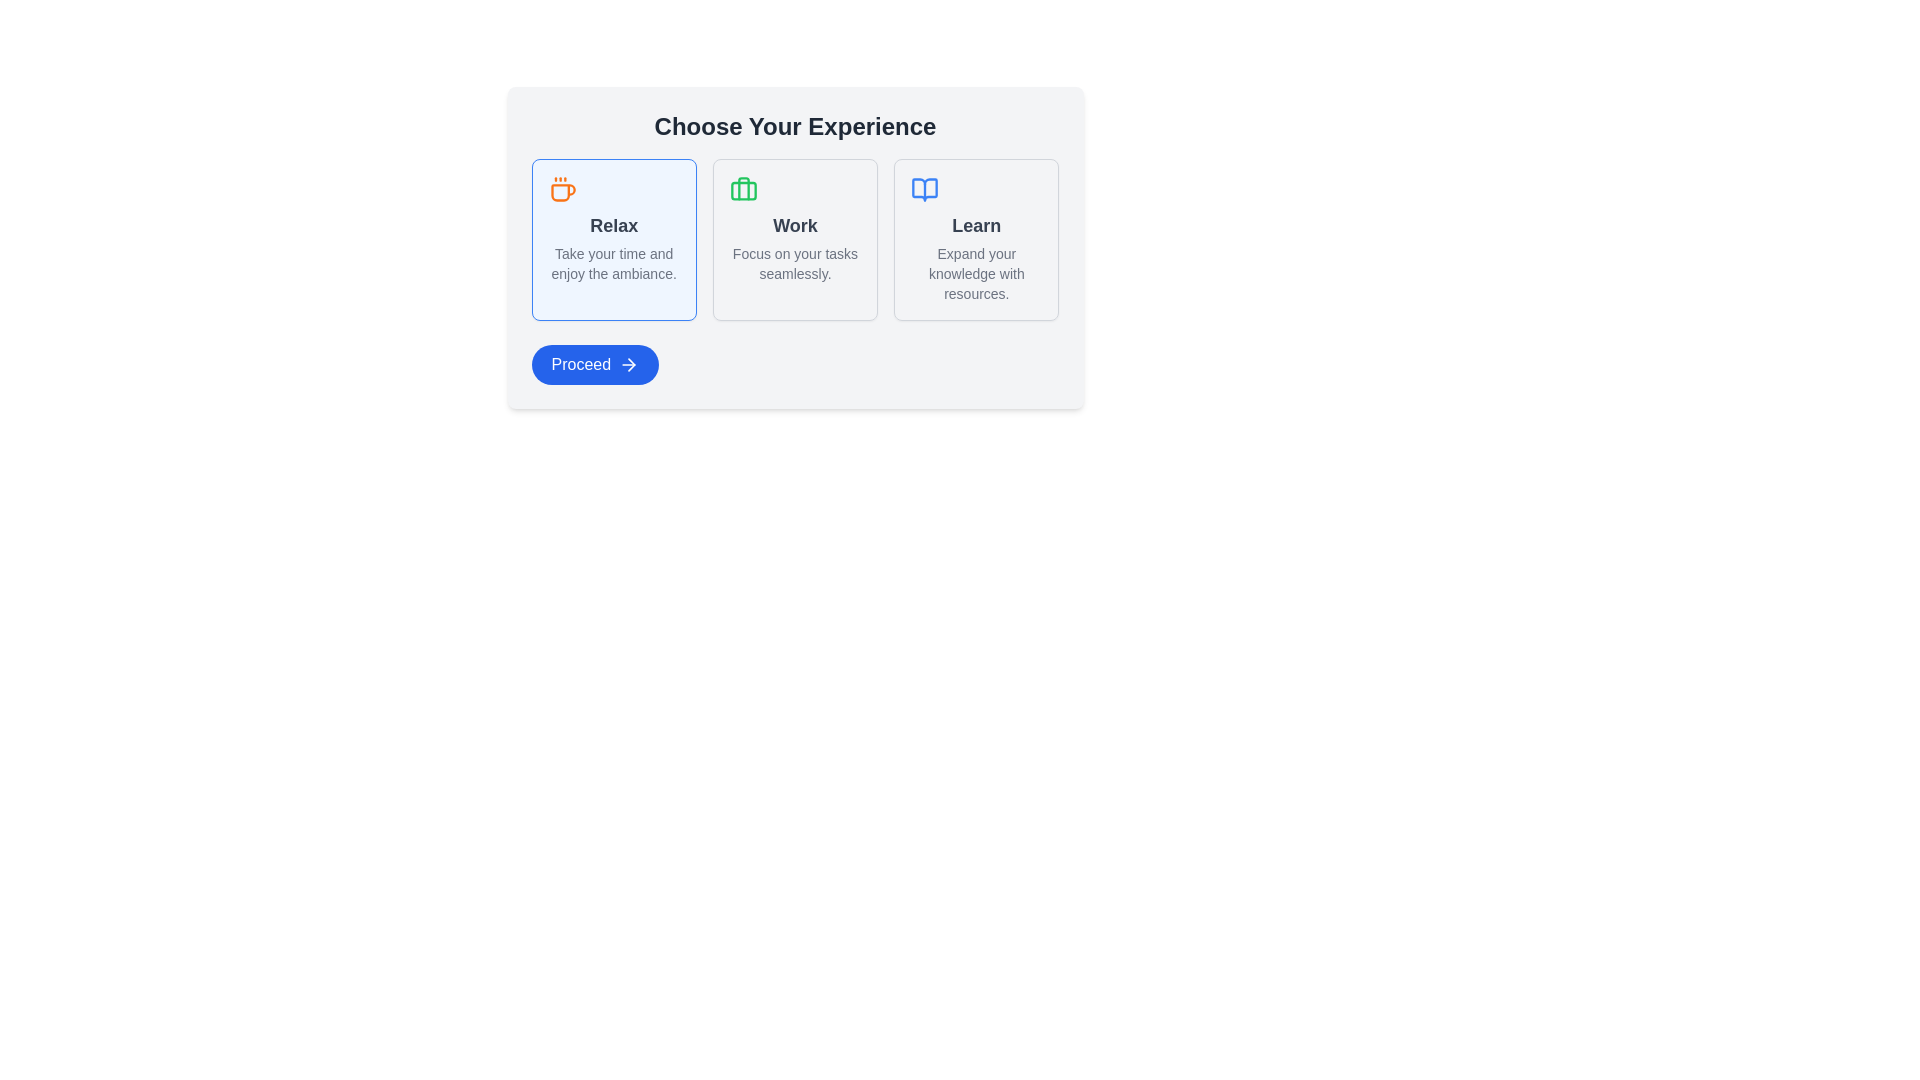 Image resolution: width=1920 pixels, height=1080 pixels. Describe the element at coordinates (924, 189) in the screenshot. I see `the 'Learn' icon, which represents a feature for accessing knowledge or resources, located in the third box of the icon options` at that location.